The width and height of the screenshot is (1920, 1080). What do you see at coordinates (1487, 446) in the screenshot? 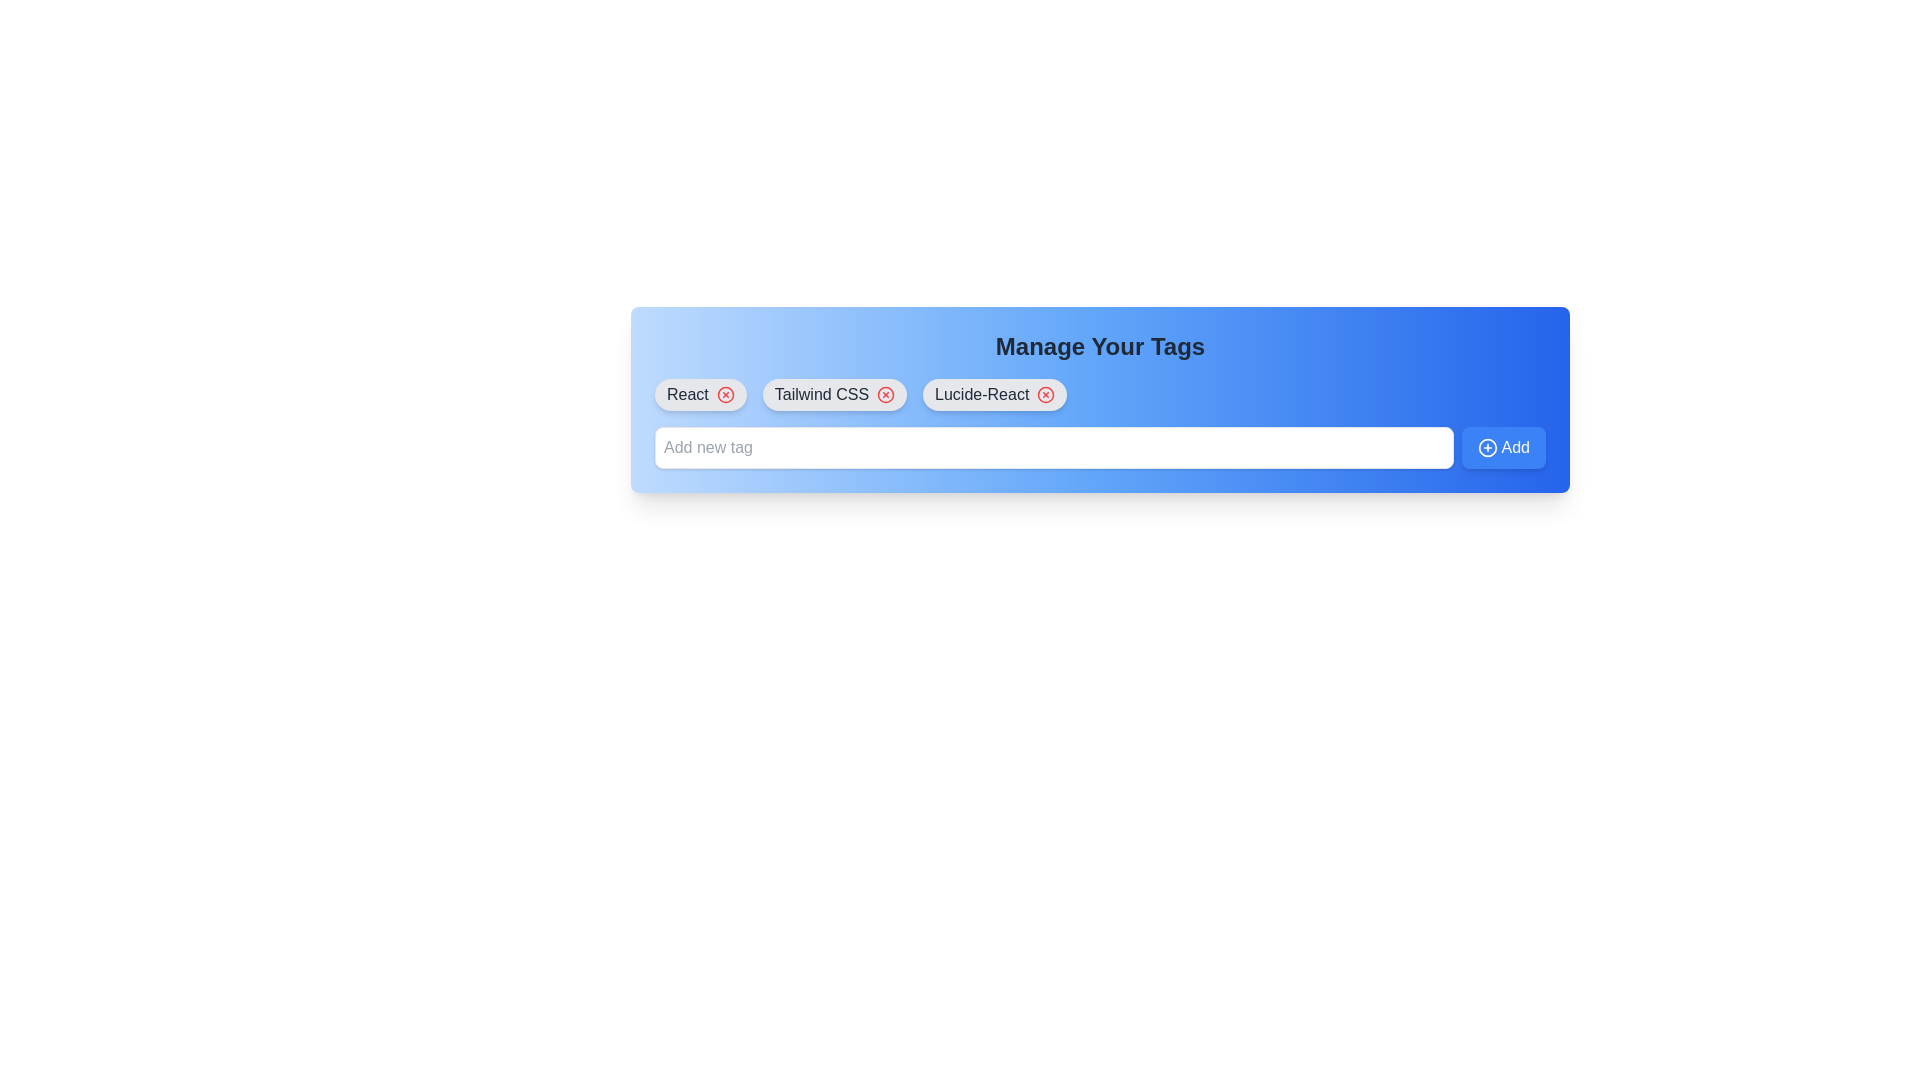
I see `the icon on the 'Add' button located to the left of the text 'Add'` at bounding box center [1487, 446].